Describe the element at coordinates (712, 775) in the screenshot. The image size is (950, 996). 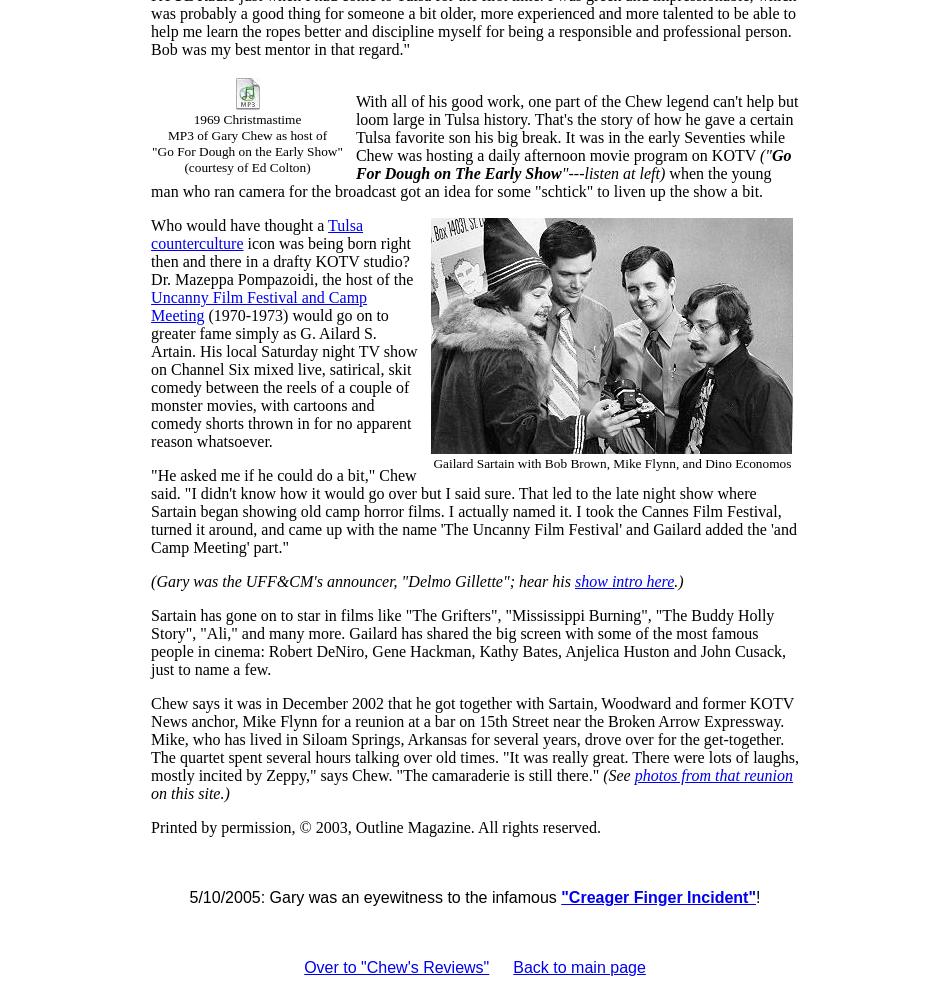
I see `'photos from that reunion'` at that location.